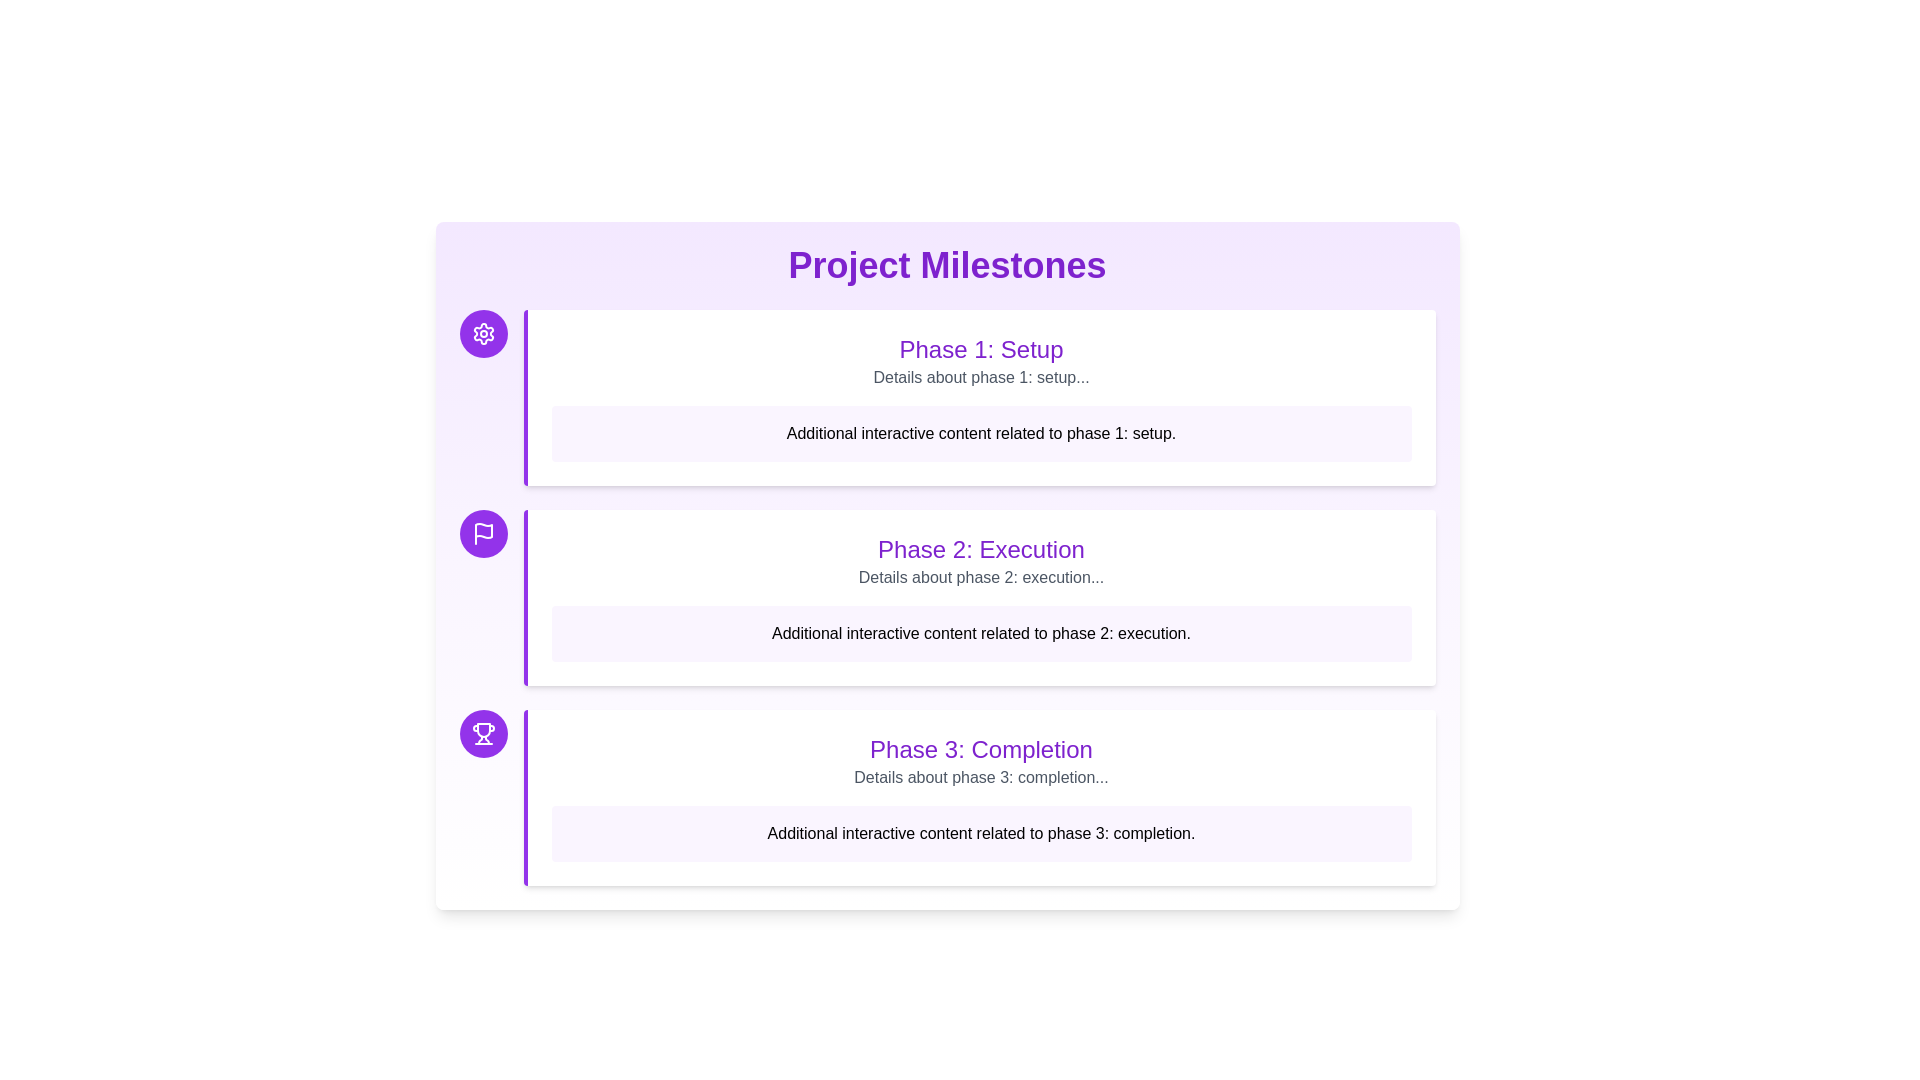 This screenshot has height=1080, width=1920. What do you see at coordinates (981, 578) in the screenshot?
I see `static text element that provides descriptive information about 'Phase 2: Execution', which is centrally aligned and located below the heading text` at bounding box center [981, 578].